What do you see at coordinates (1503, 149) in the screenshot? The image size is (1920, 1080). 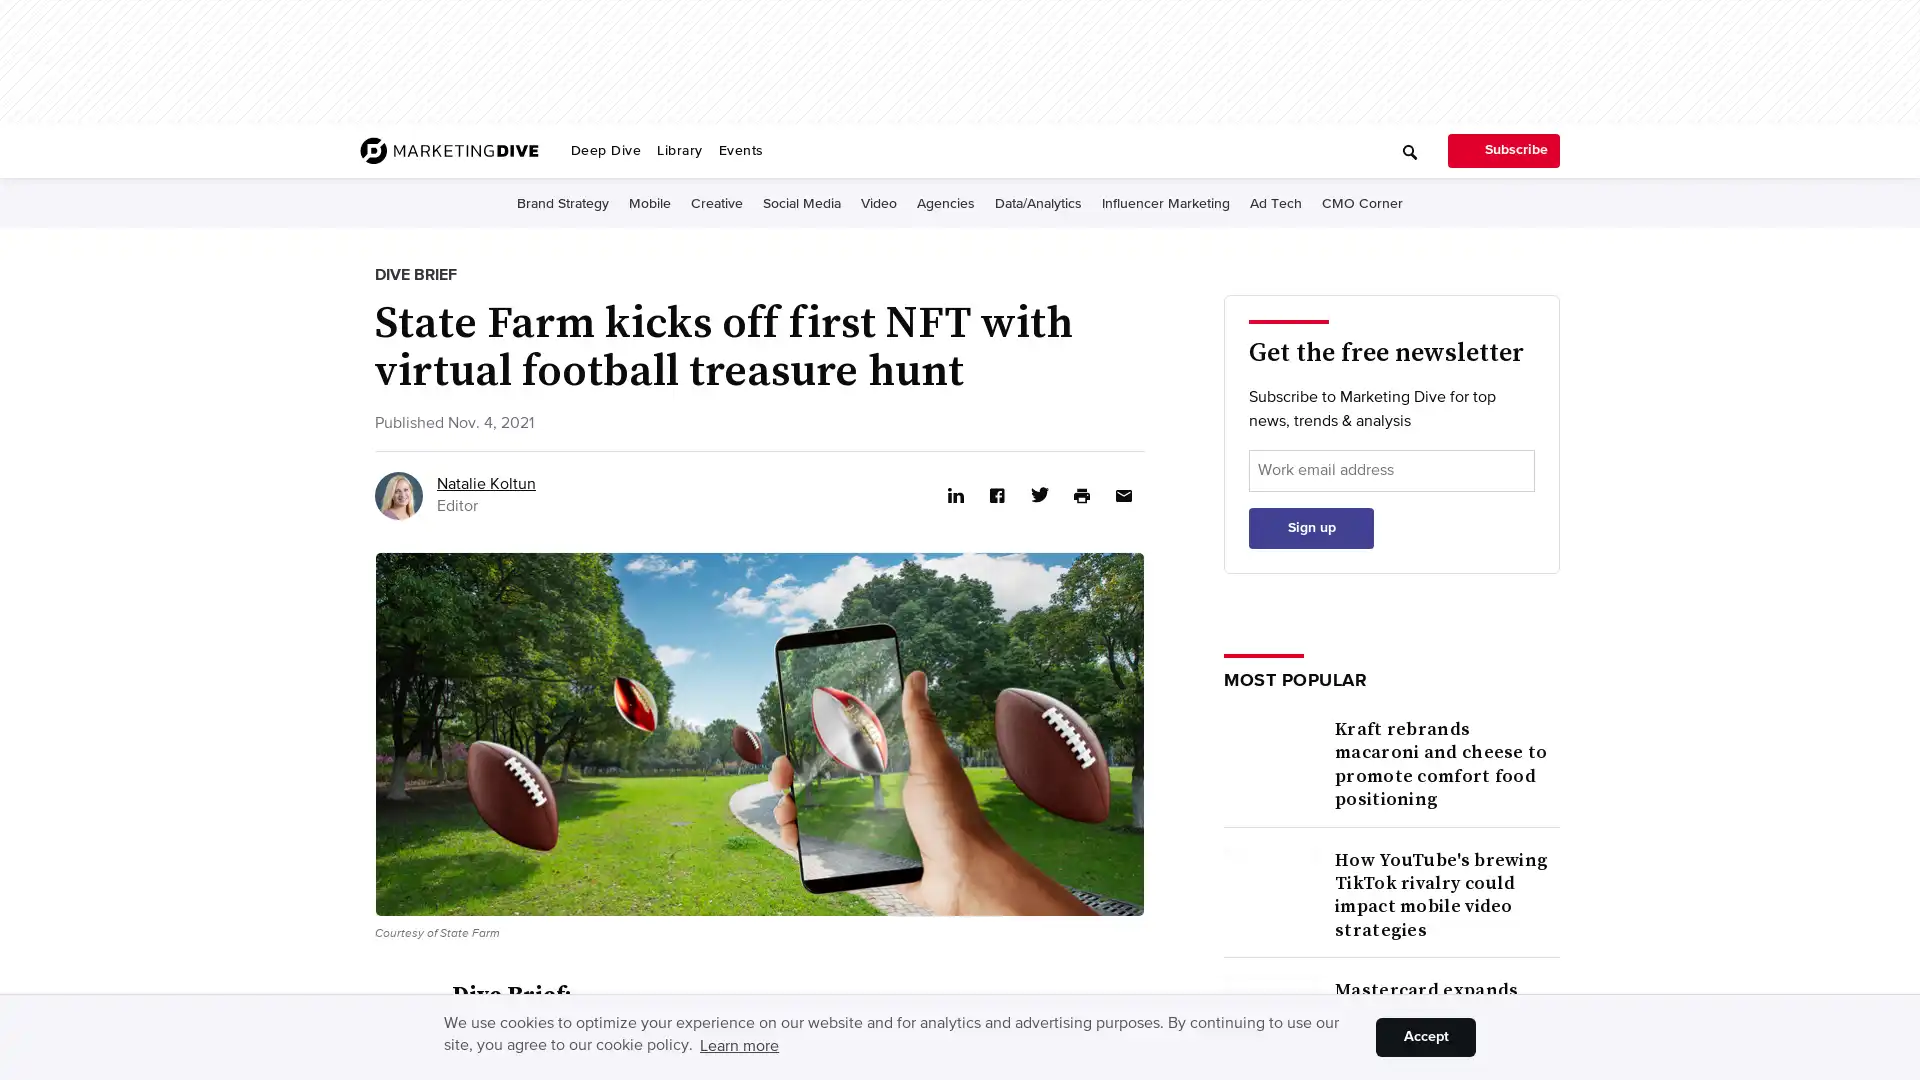 I see `Subscribe` at bounding box center [1503, 149].